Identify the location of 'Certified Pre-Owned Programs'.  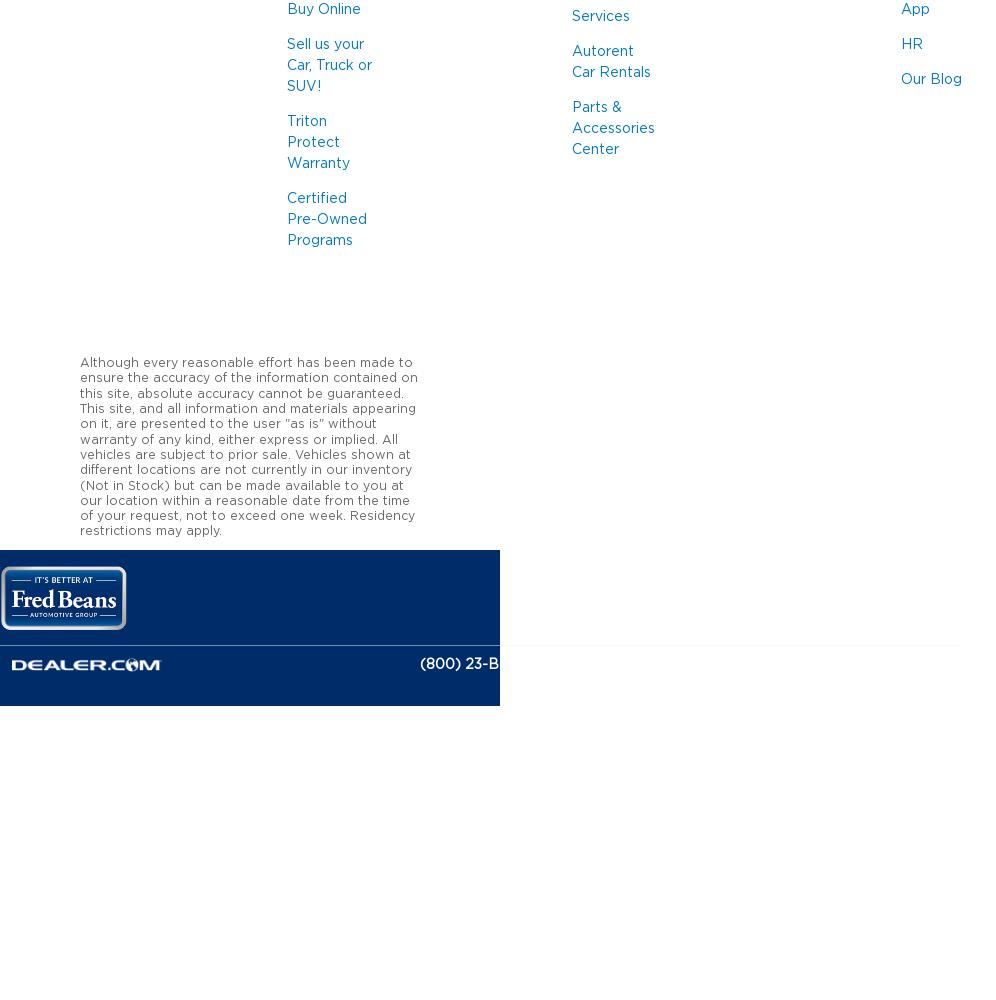
(325, 219).